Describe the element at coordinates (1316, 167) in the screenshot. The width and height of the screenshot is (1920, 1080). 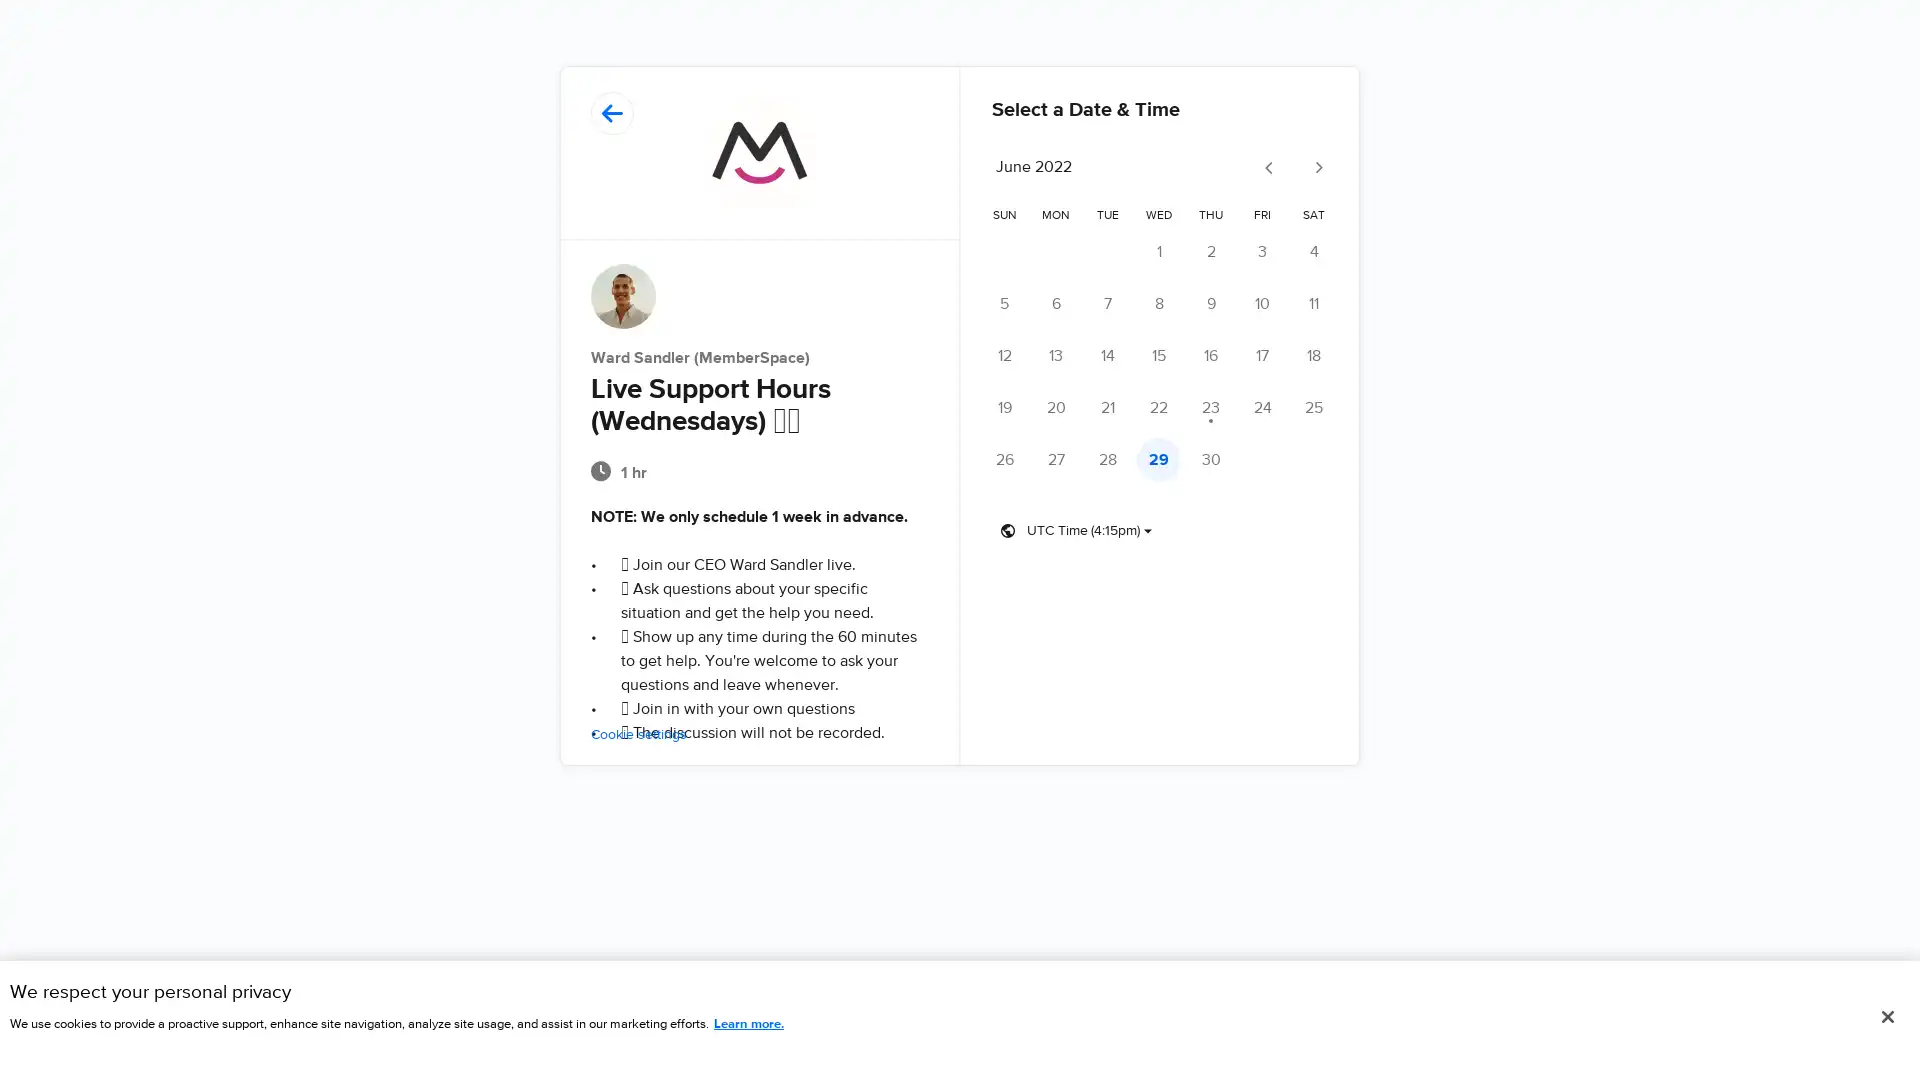
I see `Go to next month` at that location.